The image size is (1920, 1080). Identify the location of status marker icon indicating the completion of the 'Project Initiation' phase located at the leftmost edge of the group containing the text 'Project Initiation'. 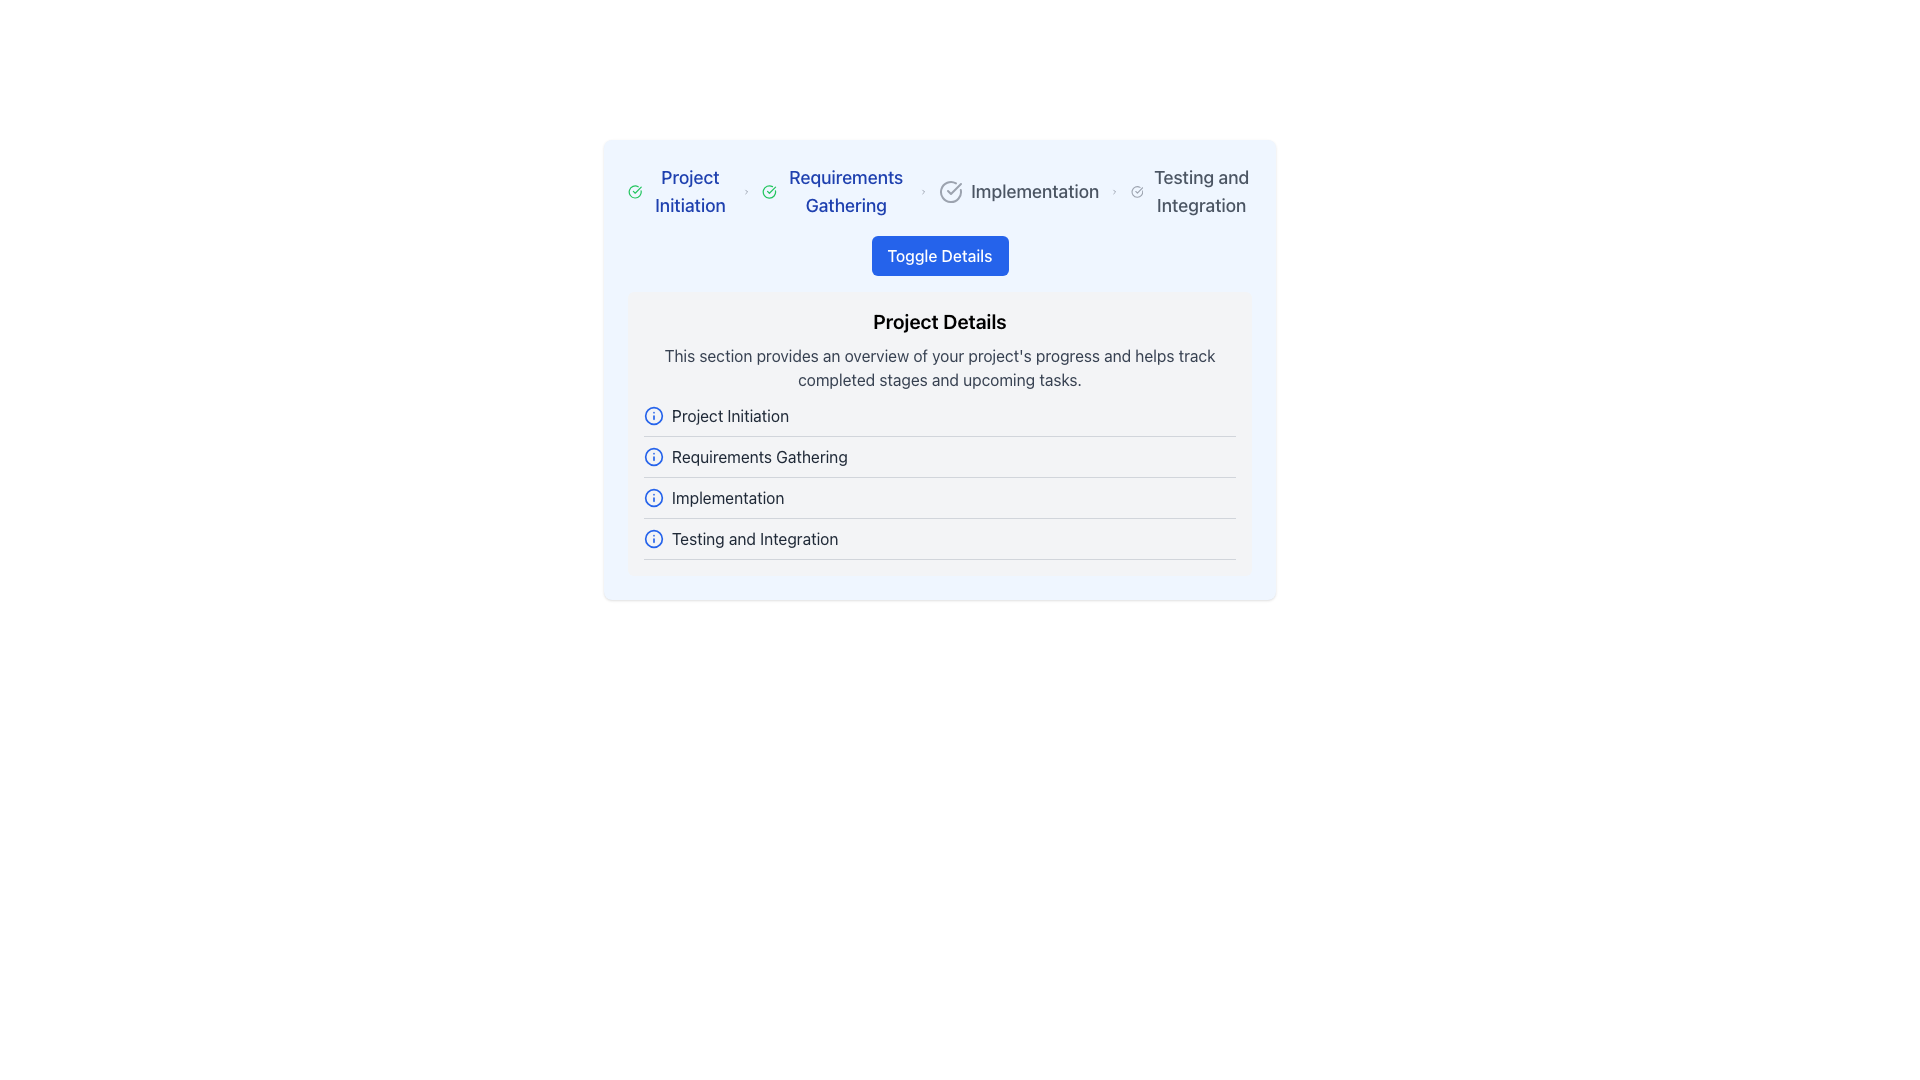
(634, 192).